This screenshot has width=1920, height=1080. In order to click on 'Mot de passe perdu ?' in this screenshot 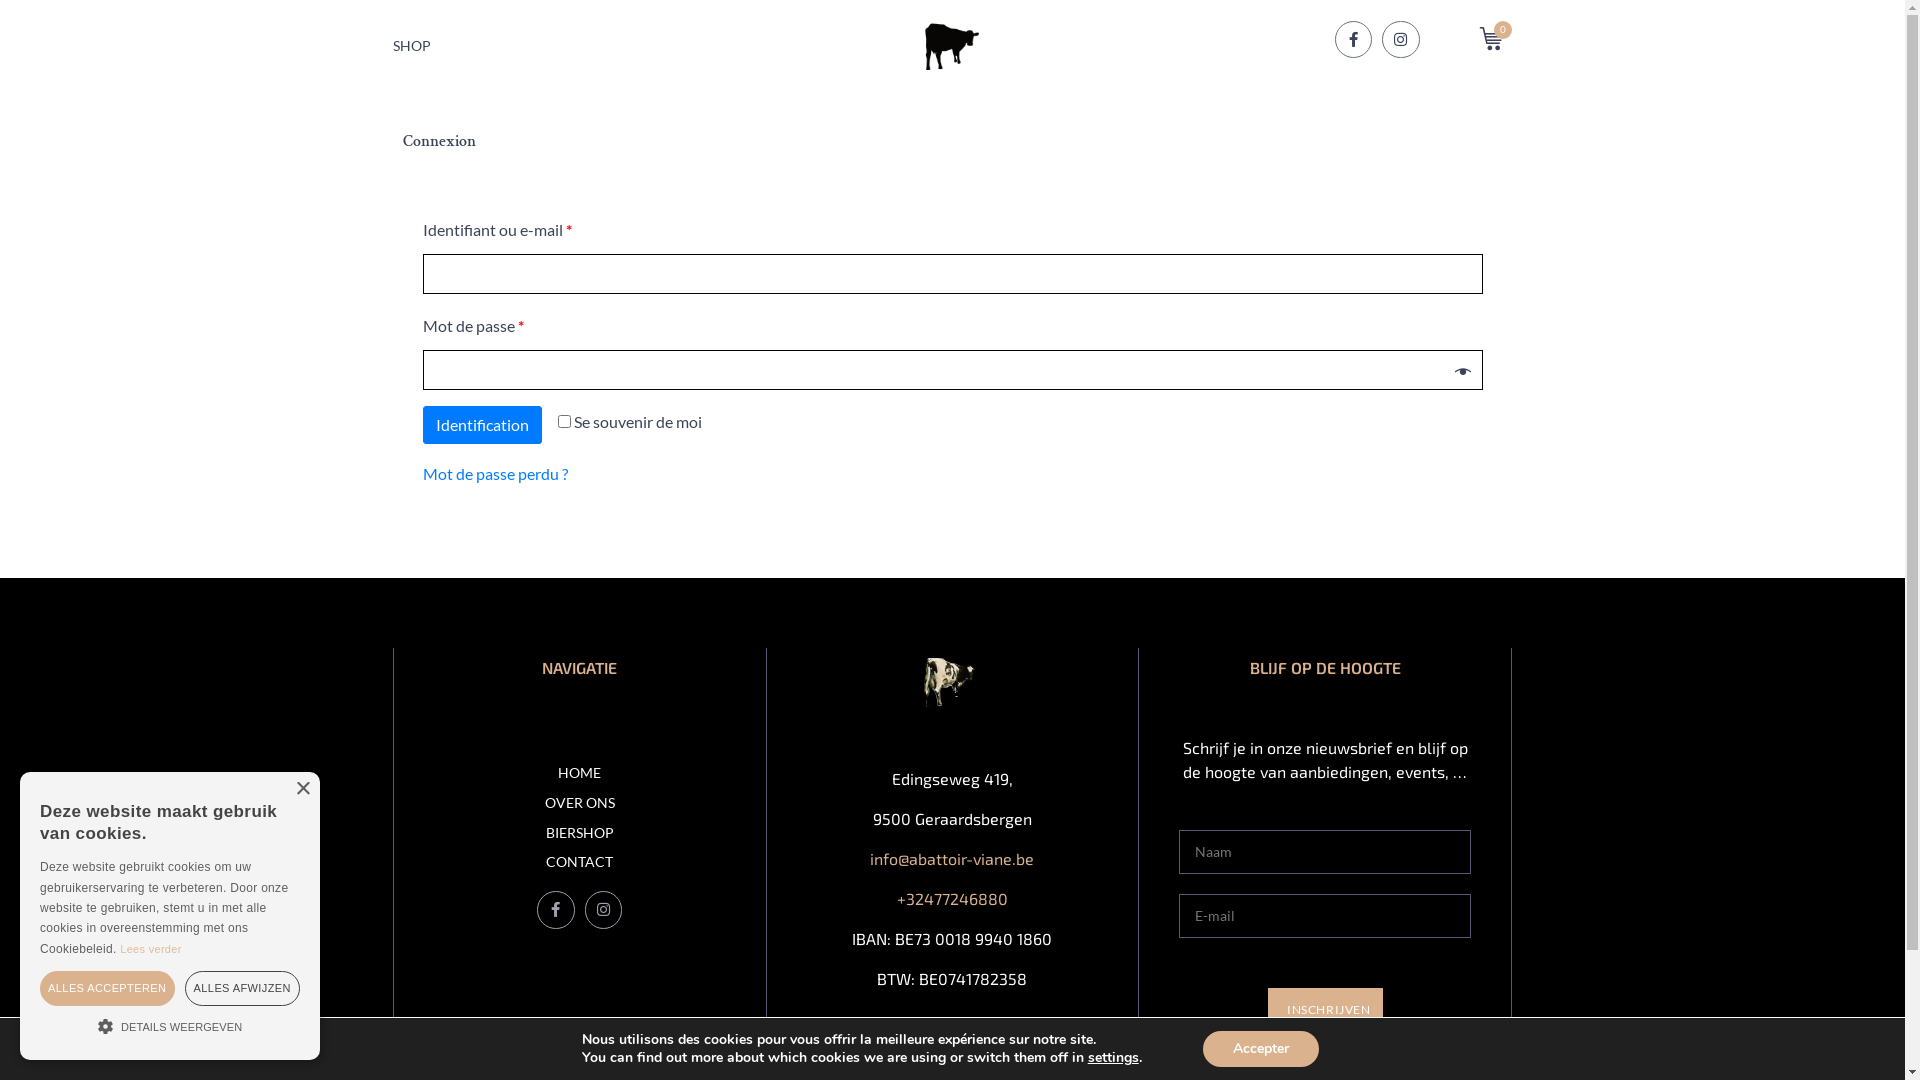, I will do `click(494, 473)`.